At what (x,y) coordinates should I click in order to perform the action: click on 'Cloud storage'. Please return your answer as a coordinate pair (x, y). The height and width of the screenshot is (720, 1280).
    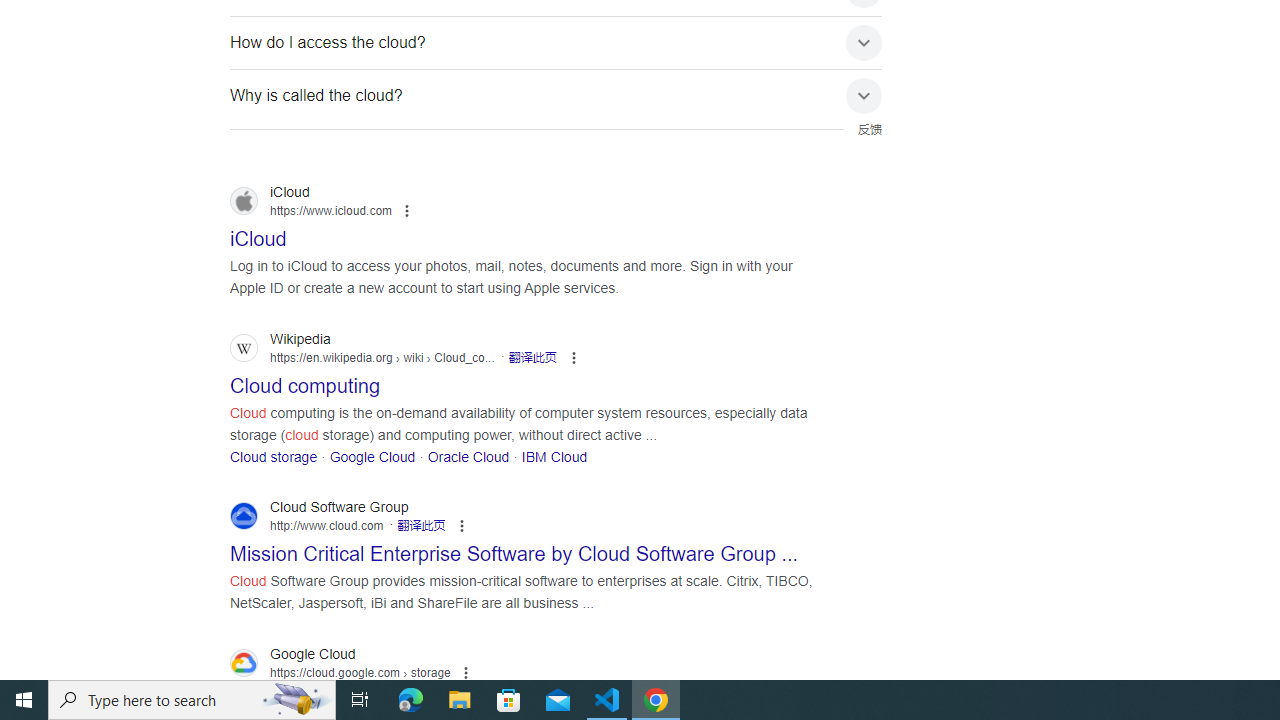
    Looking at the image, I should click on (272, 456).